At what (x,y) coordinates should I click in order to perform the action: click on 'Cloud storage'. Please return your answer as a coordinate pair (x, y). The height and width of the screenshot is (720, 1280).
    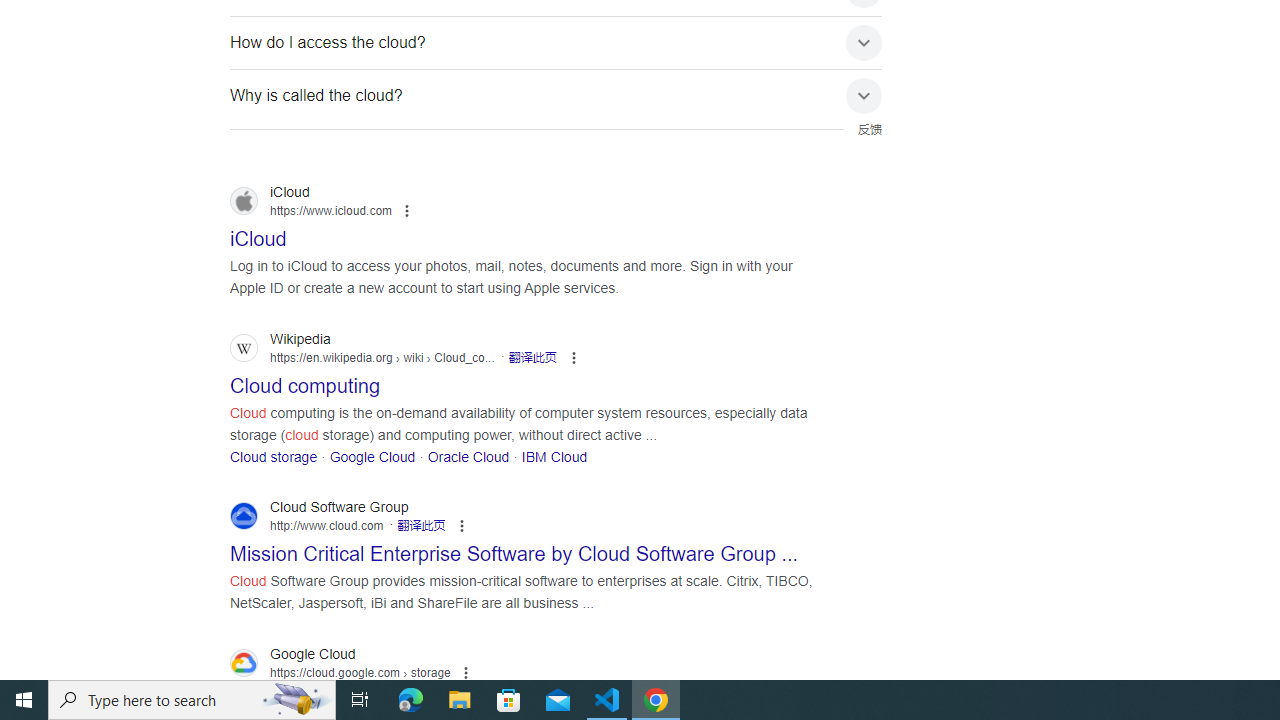
    Looking at the image, I should click on (272, 456).